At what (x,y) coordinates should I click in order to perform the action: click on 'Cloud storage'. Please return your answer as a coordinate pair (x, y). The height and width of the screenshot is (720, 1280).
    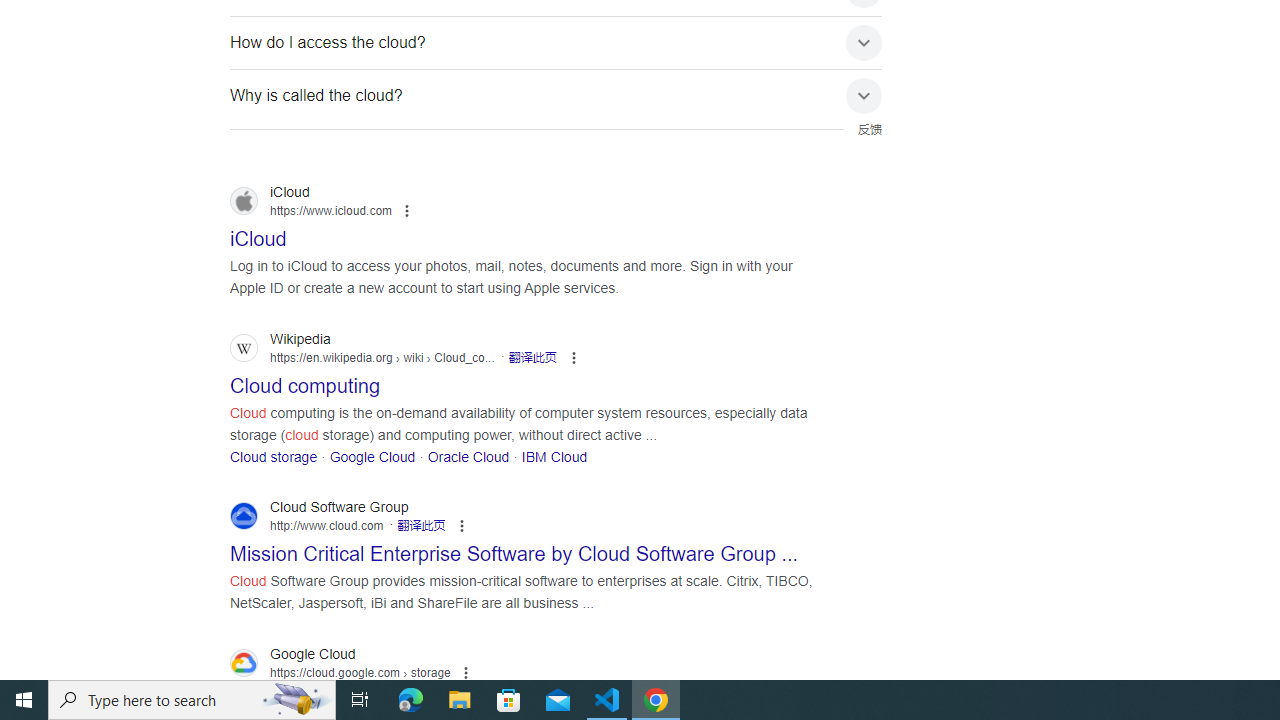
    Looking at the image, I should click on (272, 456).